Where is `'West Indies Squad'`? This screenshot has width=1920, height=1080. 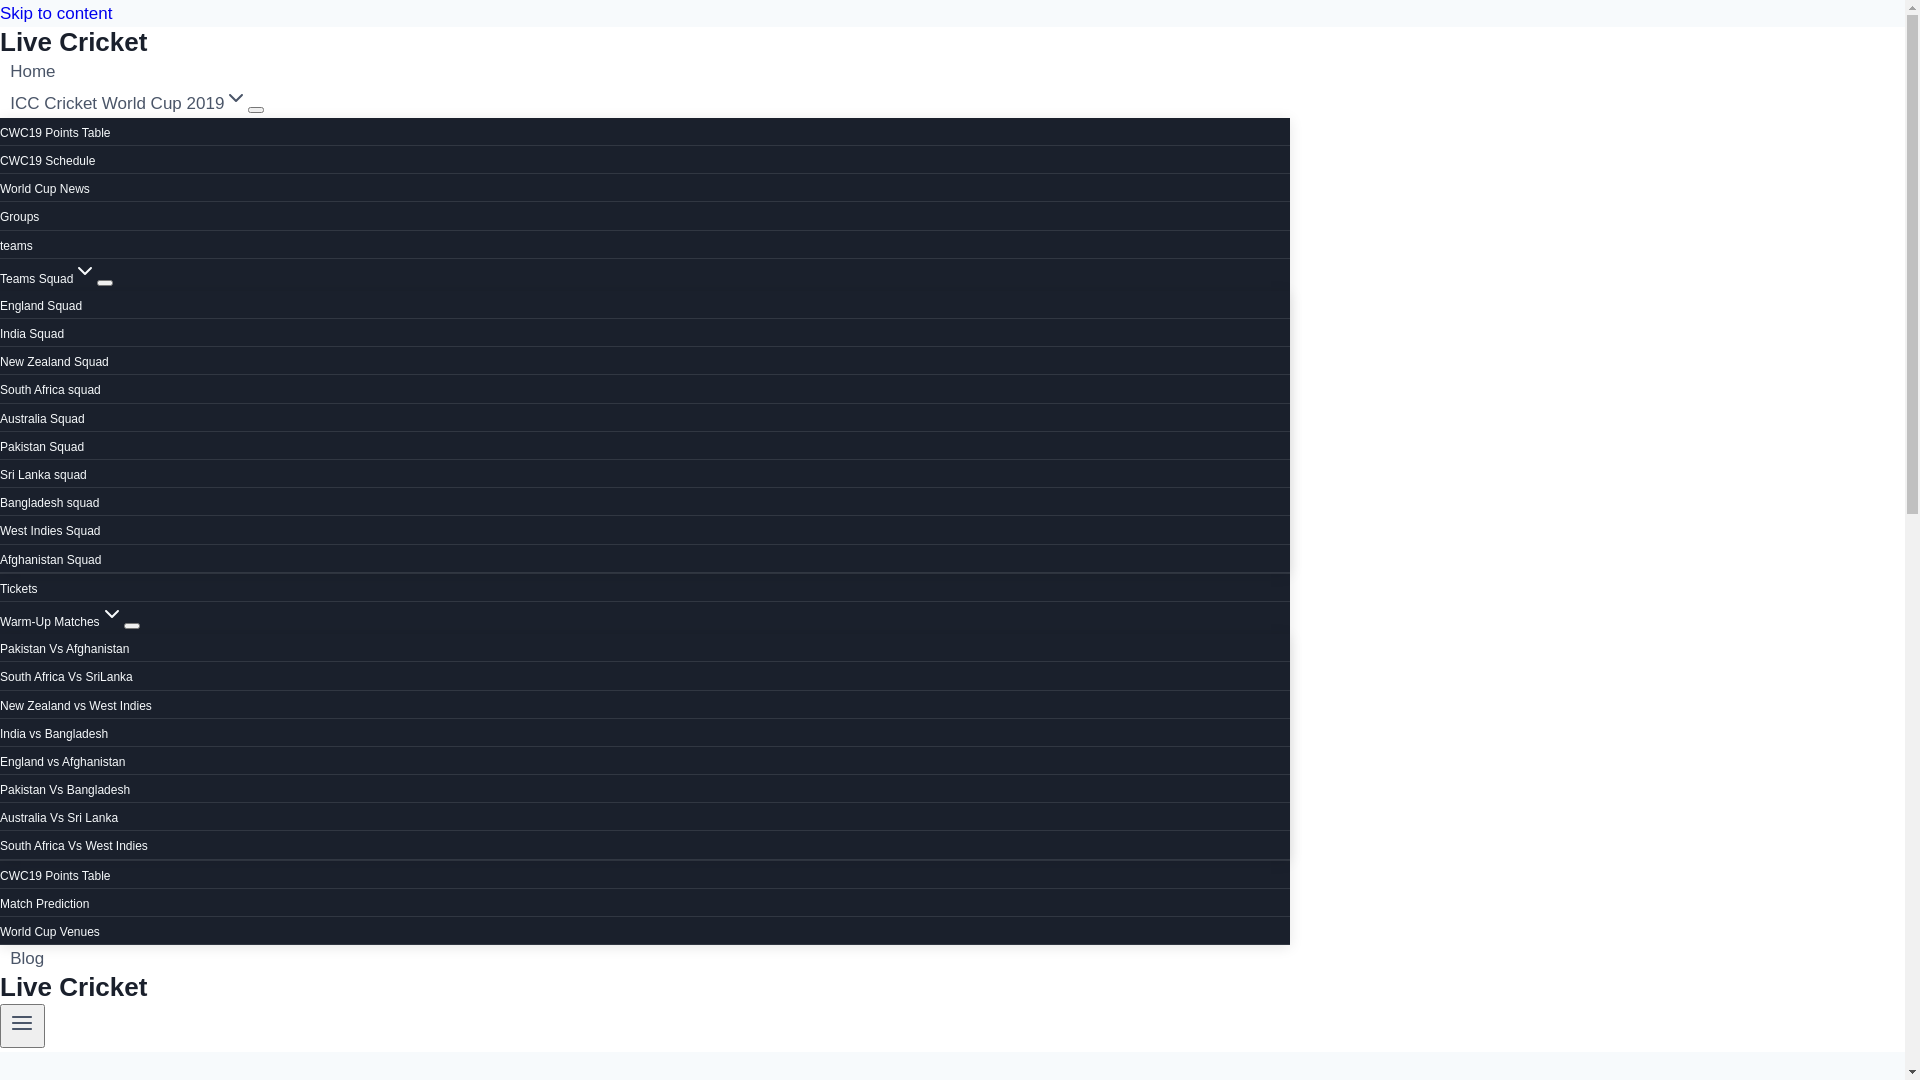 'West Indies Squad' is located at coordinates (50, 530).